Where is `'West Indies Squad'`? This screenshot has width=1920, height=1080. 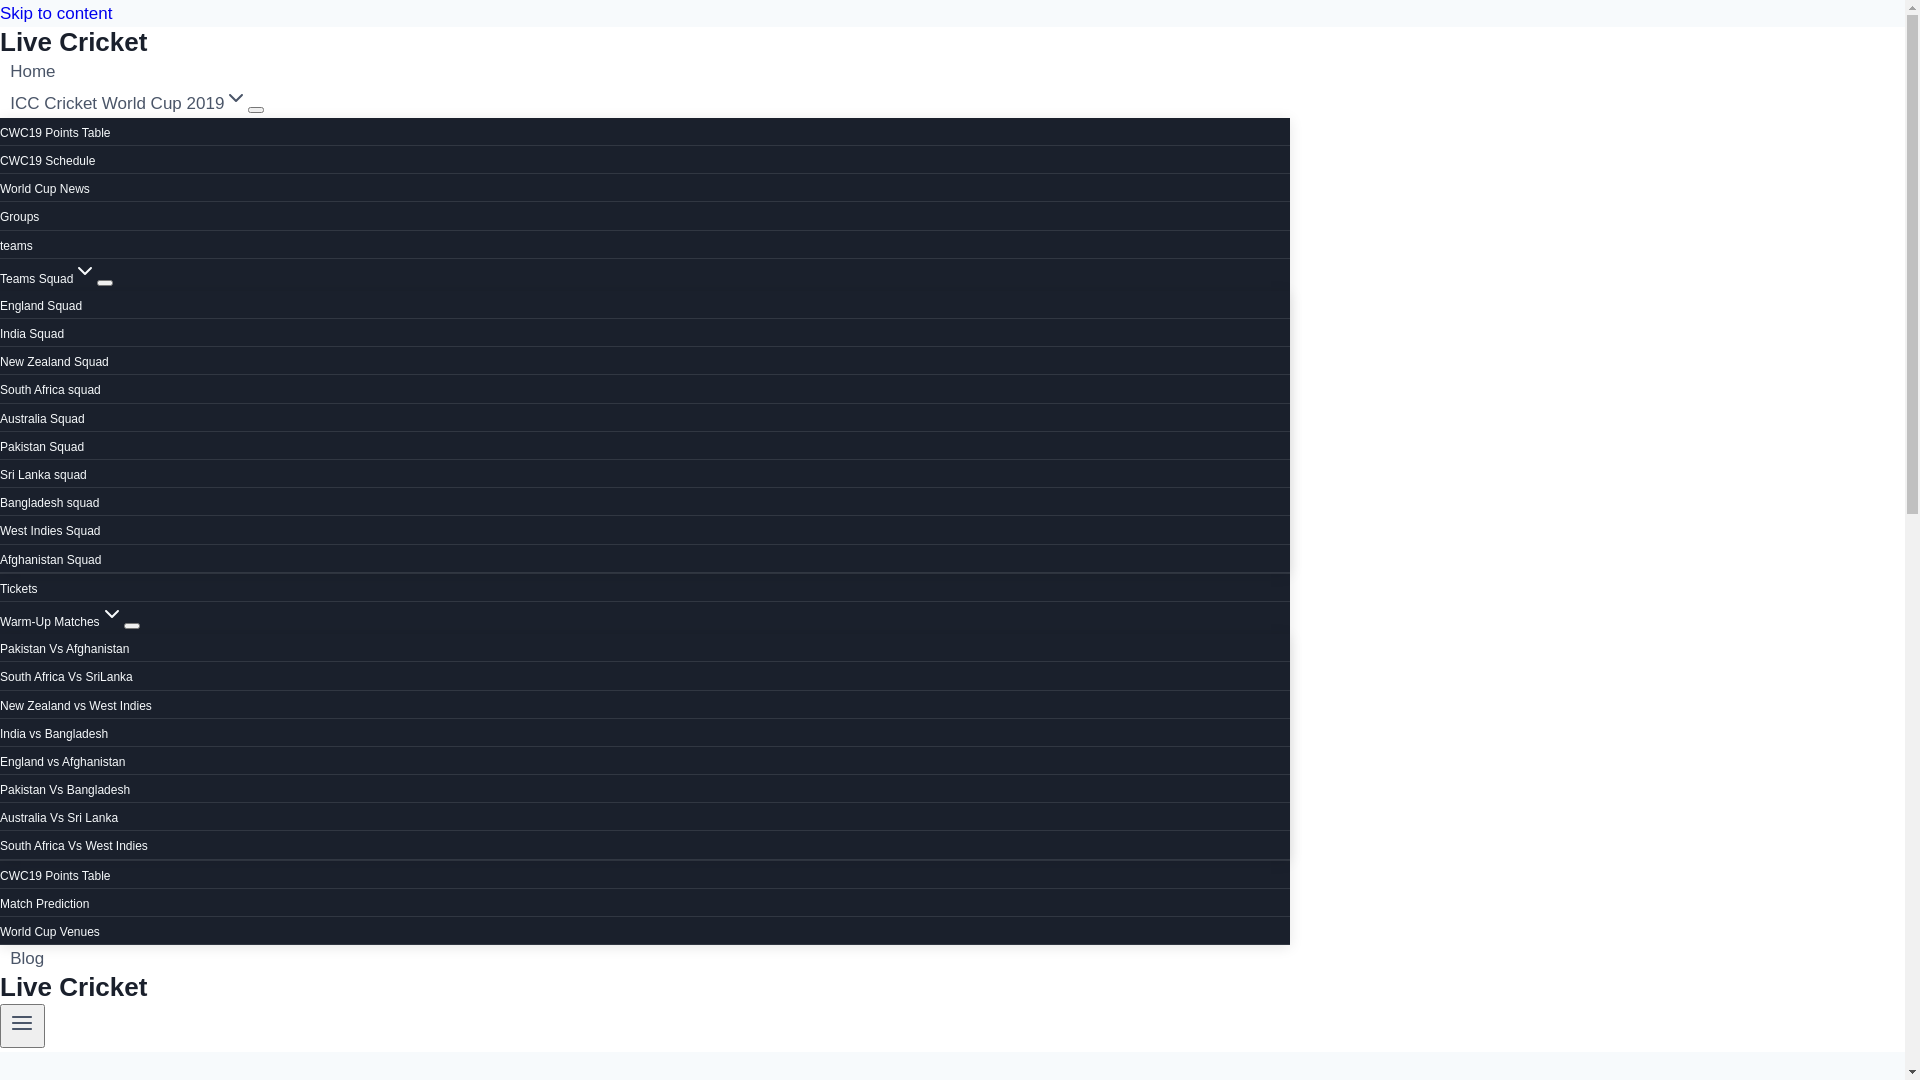 'West Indies Squad' is located at coordinates (50, 530).